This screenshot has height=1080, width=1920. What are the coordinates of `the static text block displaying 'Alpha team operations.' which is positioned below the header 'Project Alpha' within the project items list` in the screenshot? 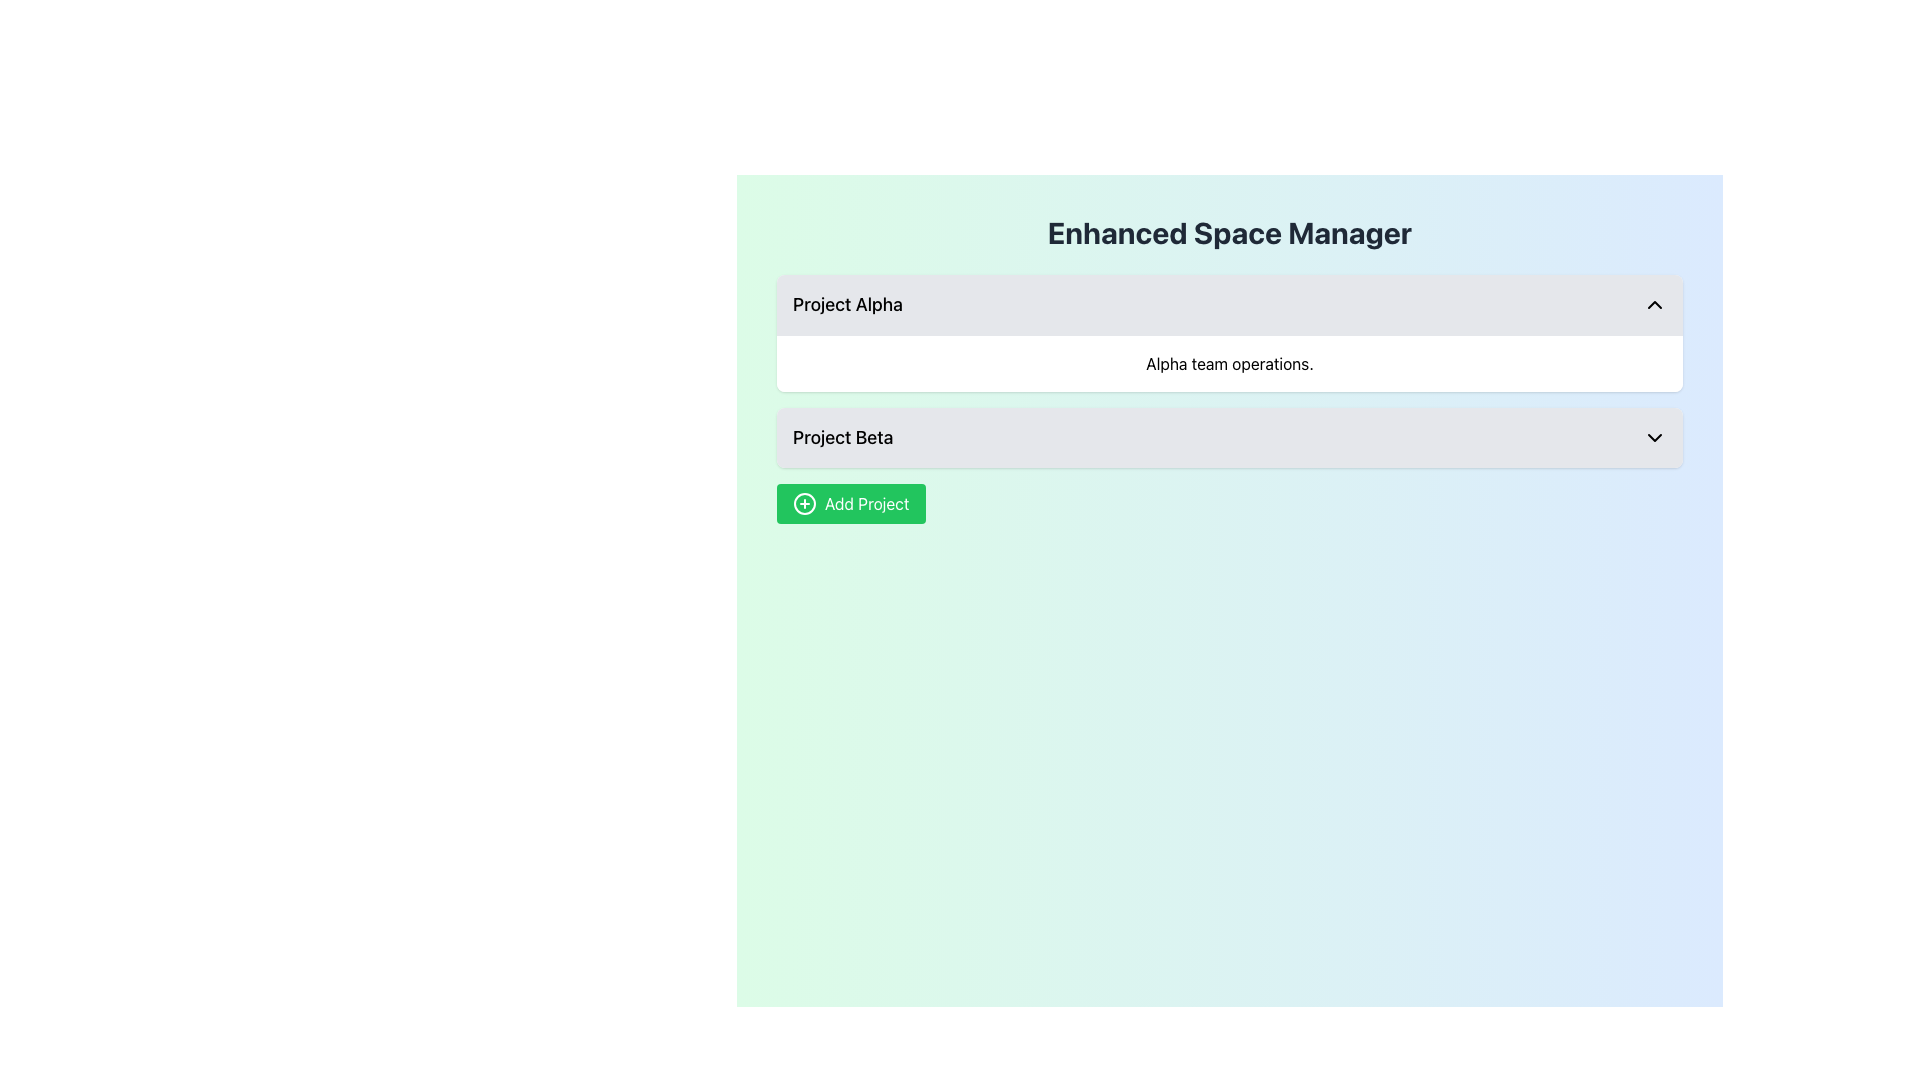 It's located at (1228, 363).